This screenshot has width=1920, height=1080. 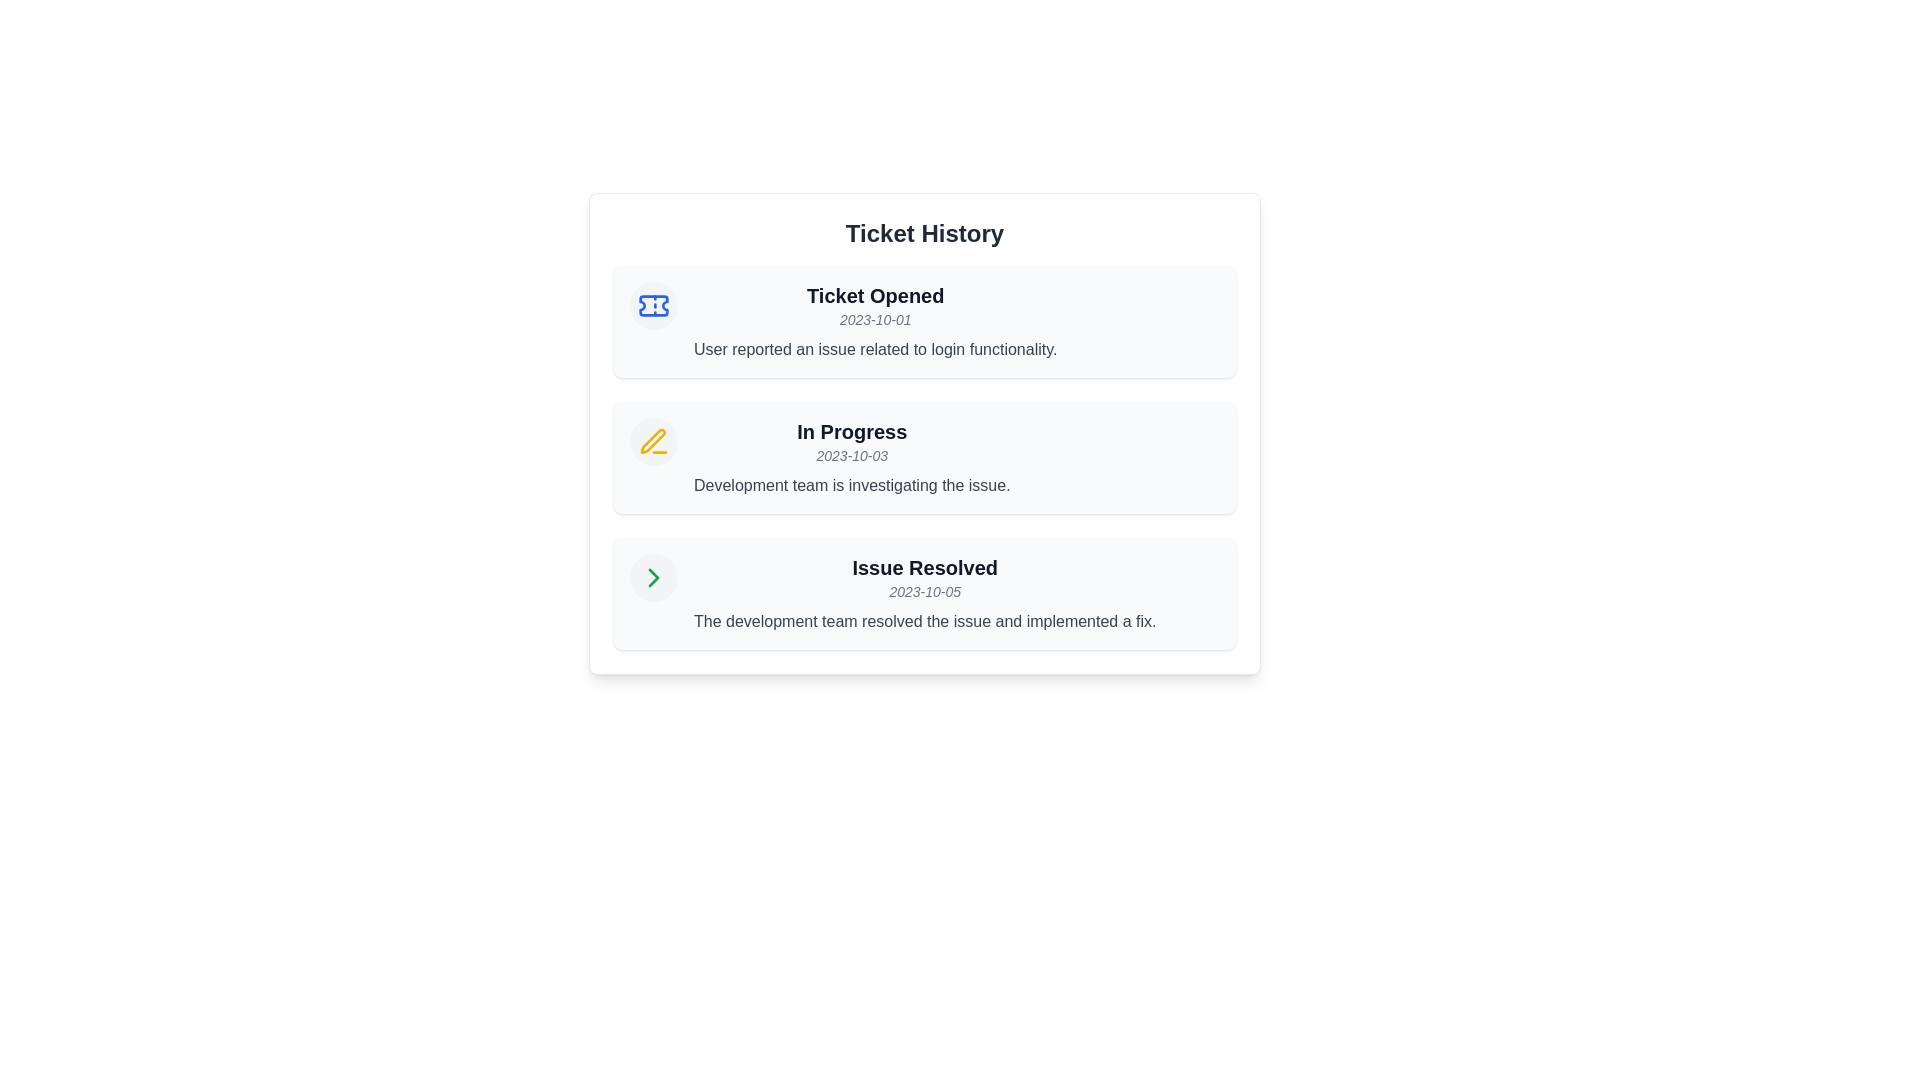 What do you see at coordinates (924, 433) in the screenshot?
I see `individual entries in the ticket history interface, which displays chronological status updates such as 'Ticket Opened', 'In Progress', and 'Issue Resolved'` at bounding box center [924, 433].